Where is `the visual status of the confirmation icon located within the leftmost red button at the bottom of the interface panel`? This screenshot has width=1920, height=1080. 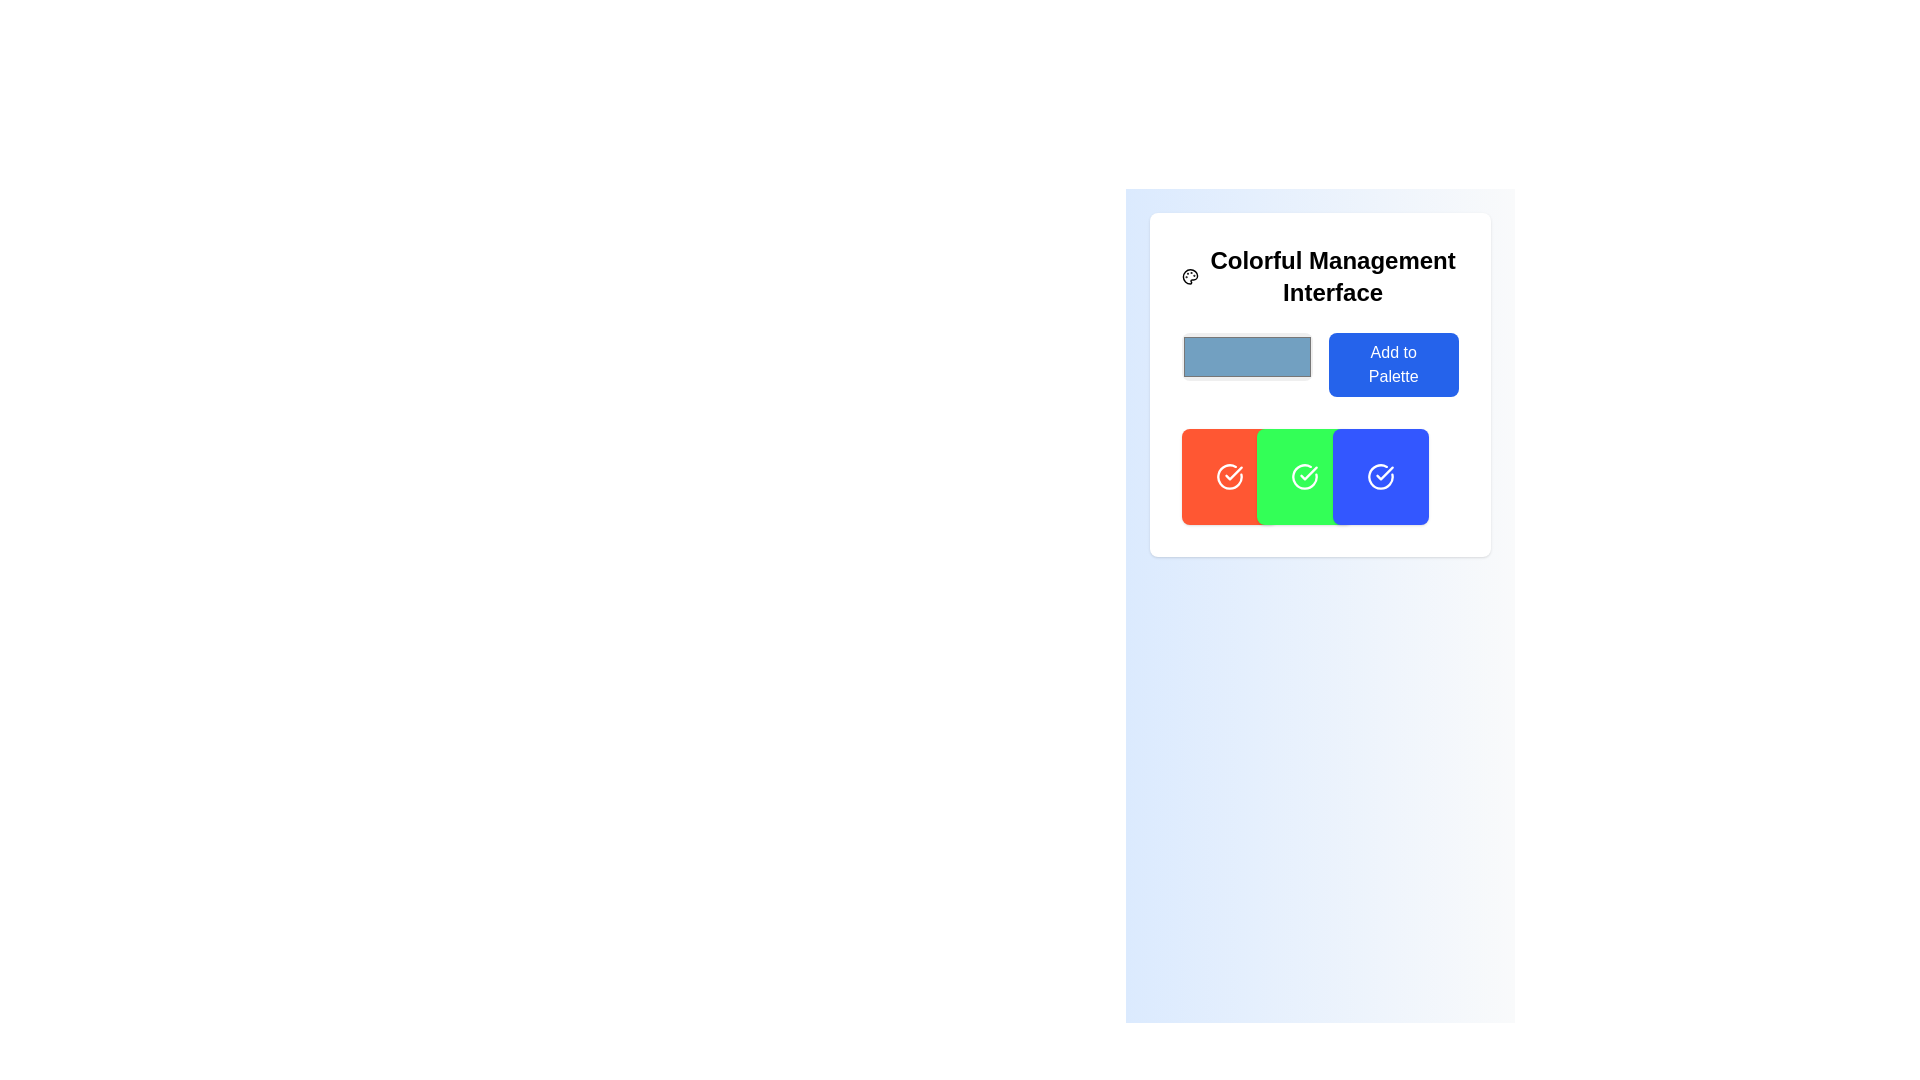
the visual status of the confirmation icon located within the leftmost red button at the bottom of the interface panel is located at coordinates (1232, 473).